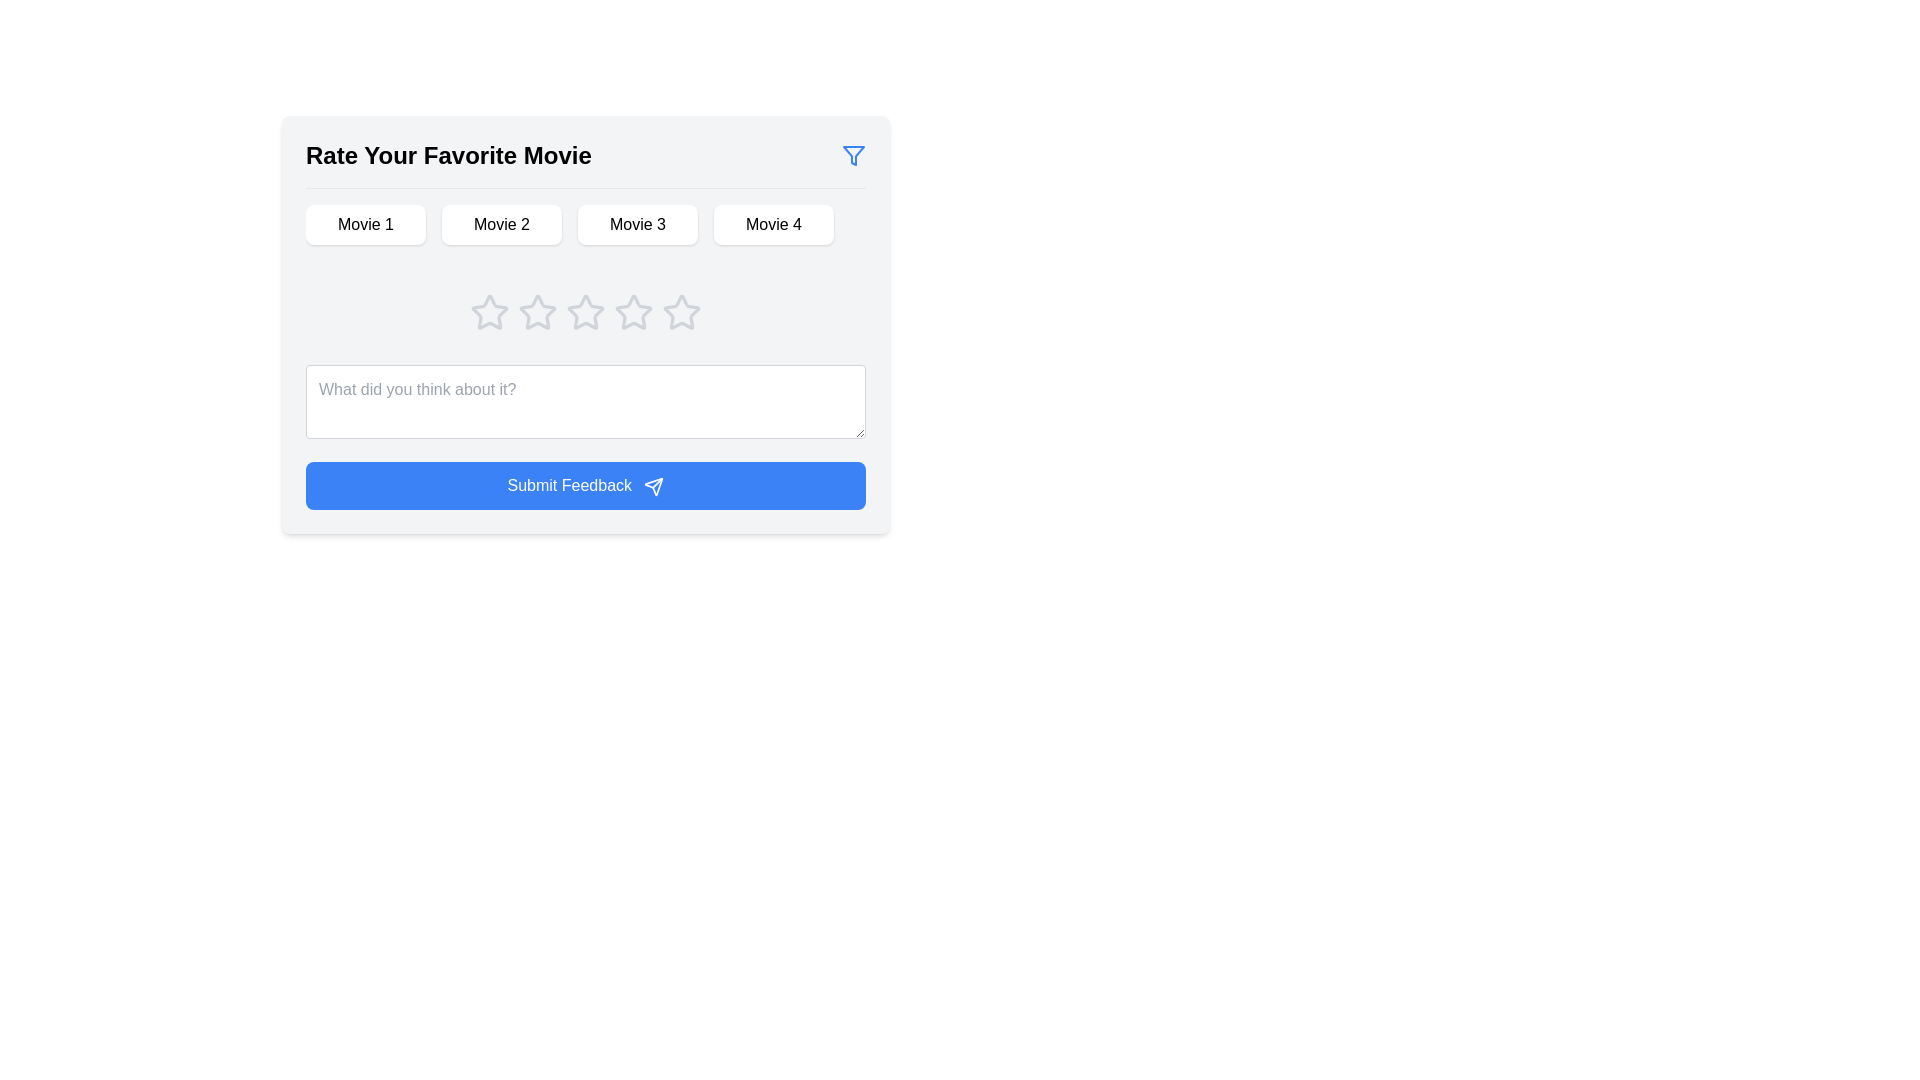  I want to click on the third star in the rating sequence, so click(584, 323).